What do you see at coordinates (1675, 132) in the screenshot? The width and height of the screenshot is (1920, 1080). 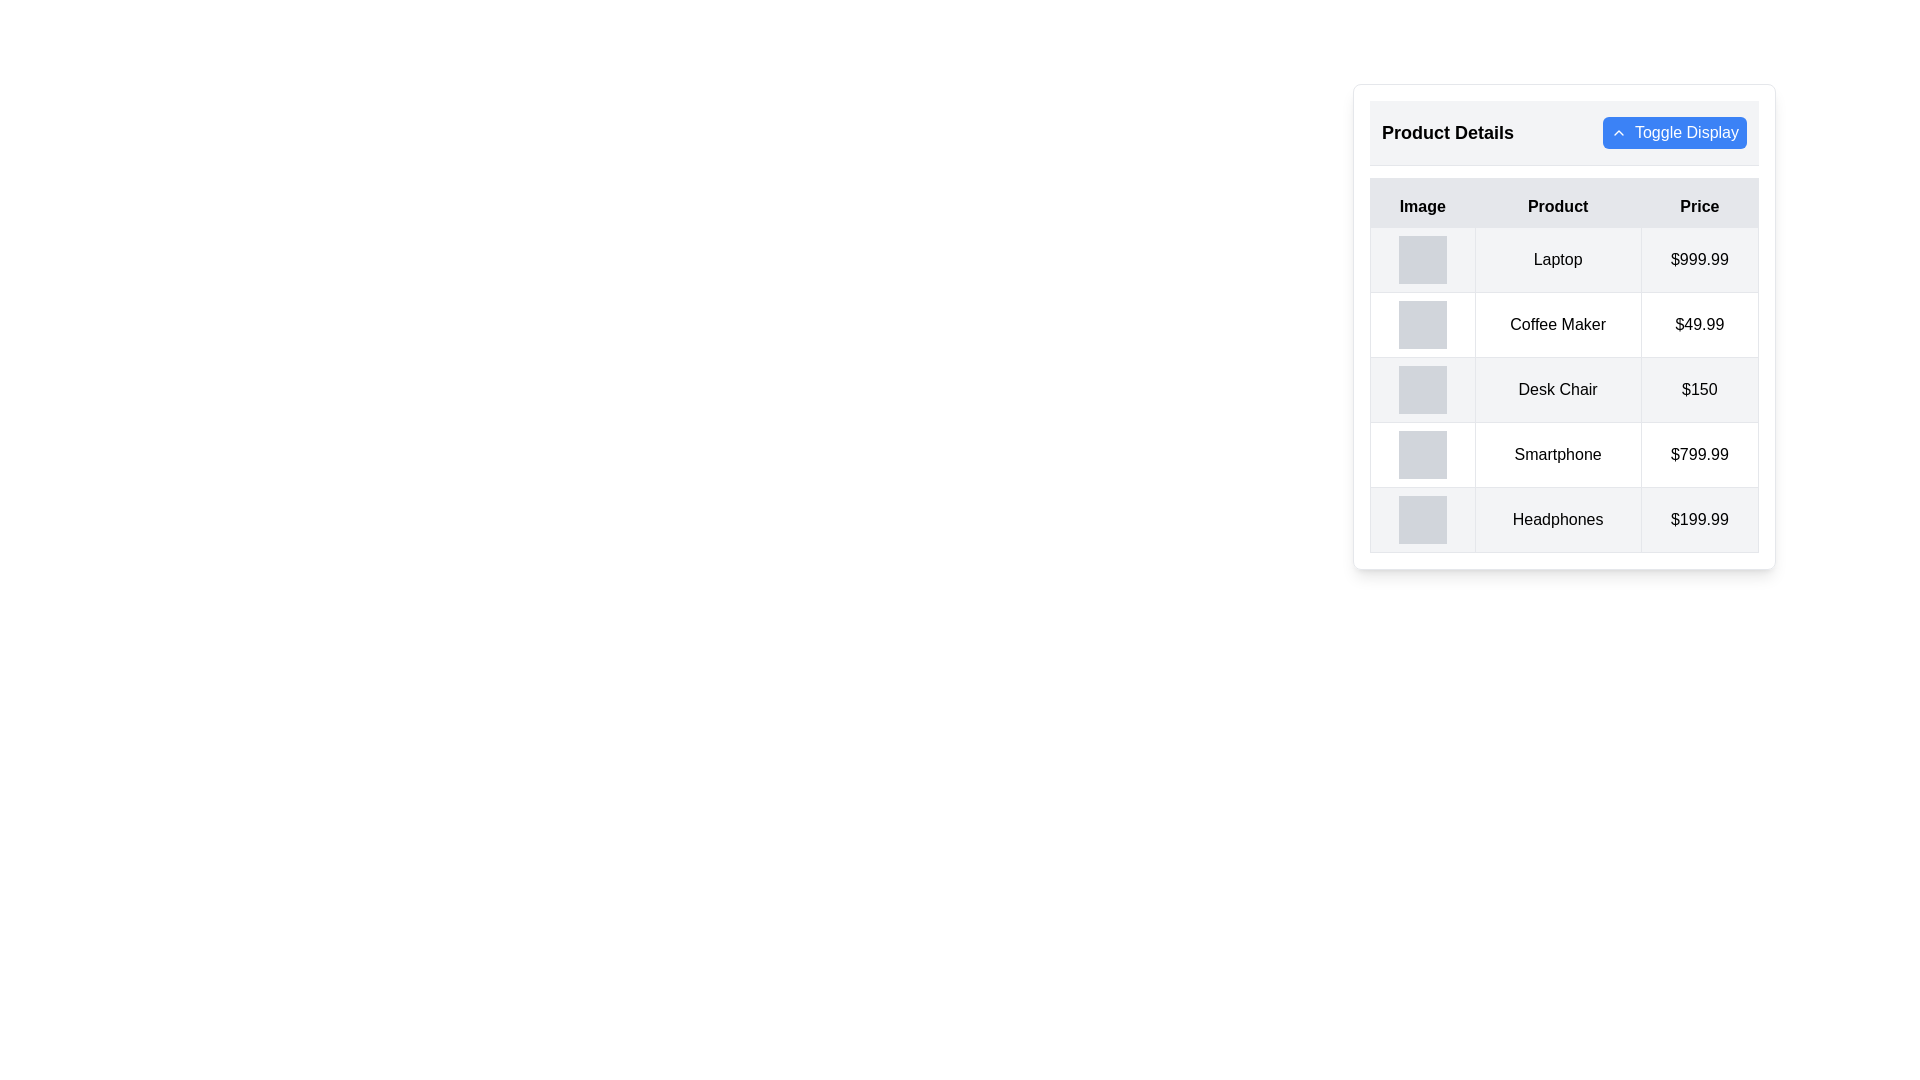 I see `the toggle button located in the top right corner of the 'Product Details' section` at bounding box center [1675, 132].